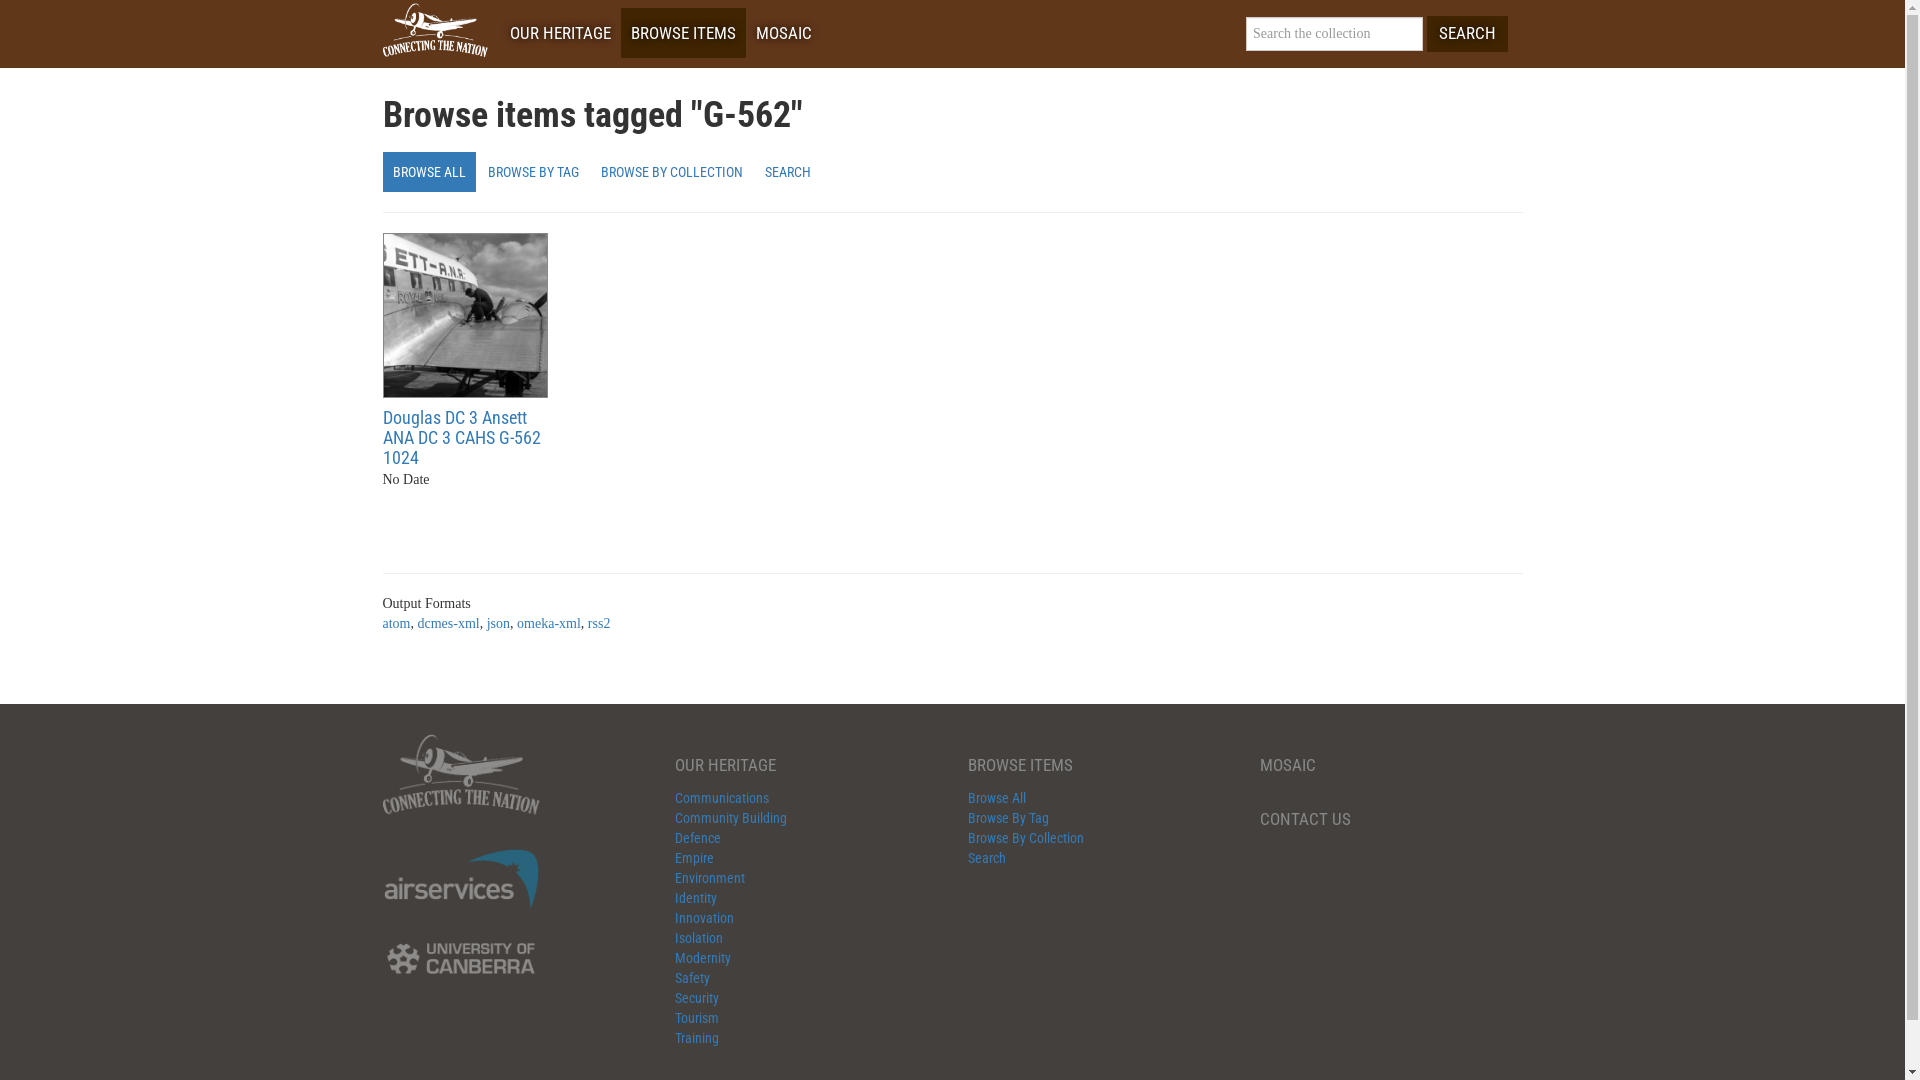 The image size is (1920, 1080). I want to click on 'Security', so click(696, 998).